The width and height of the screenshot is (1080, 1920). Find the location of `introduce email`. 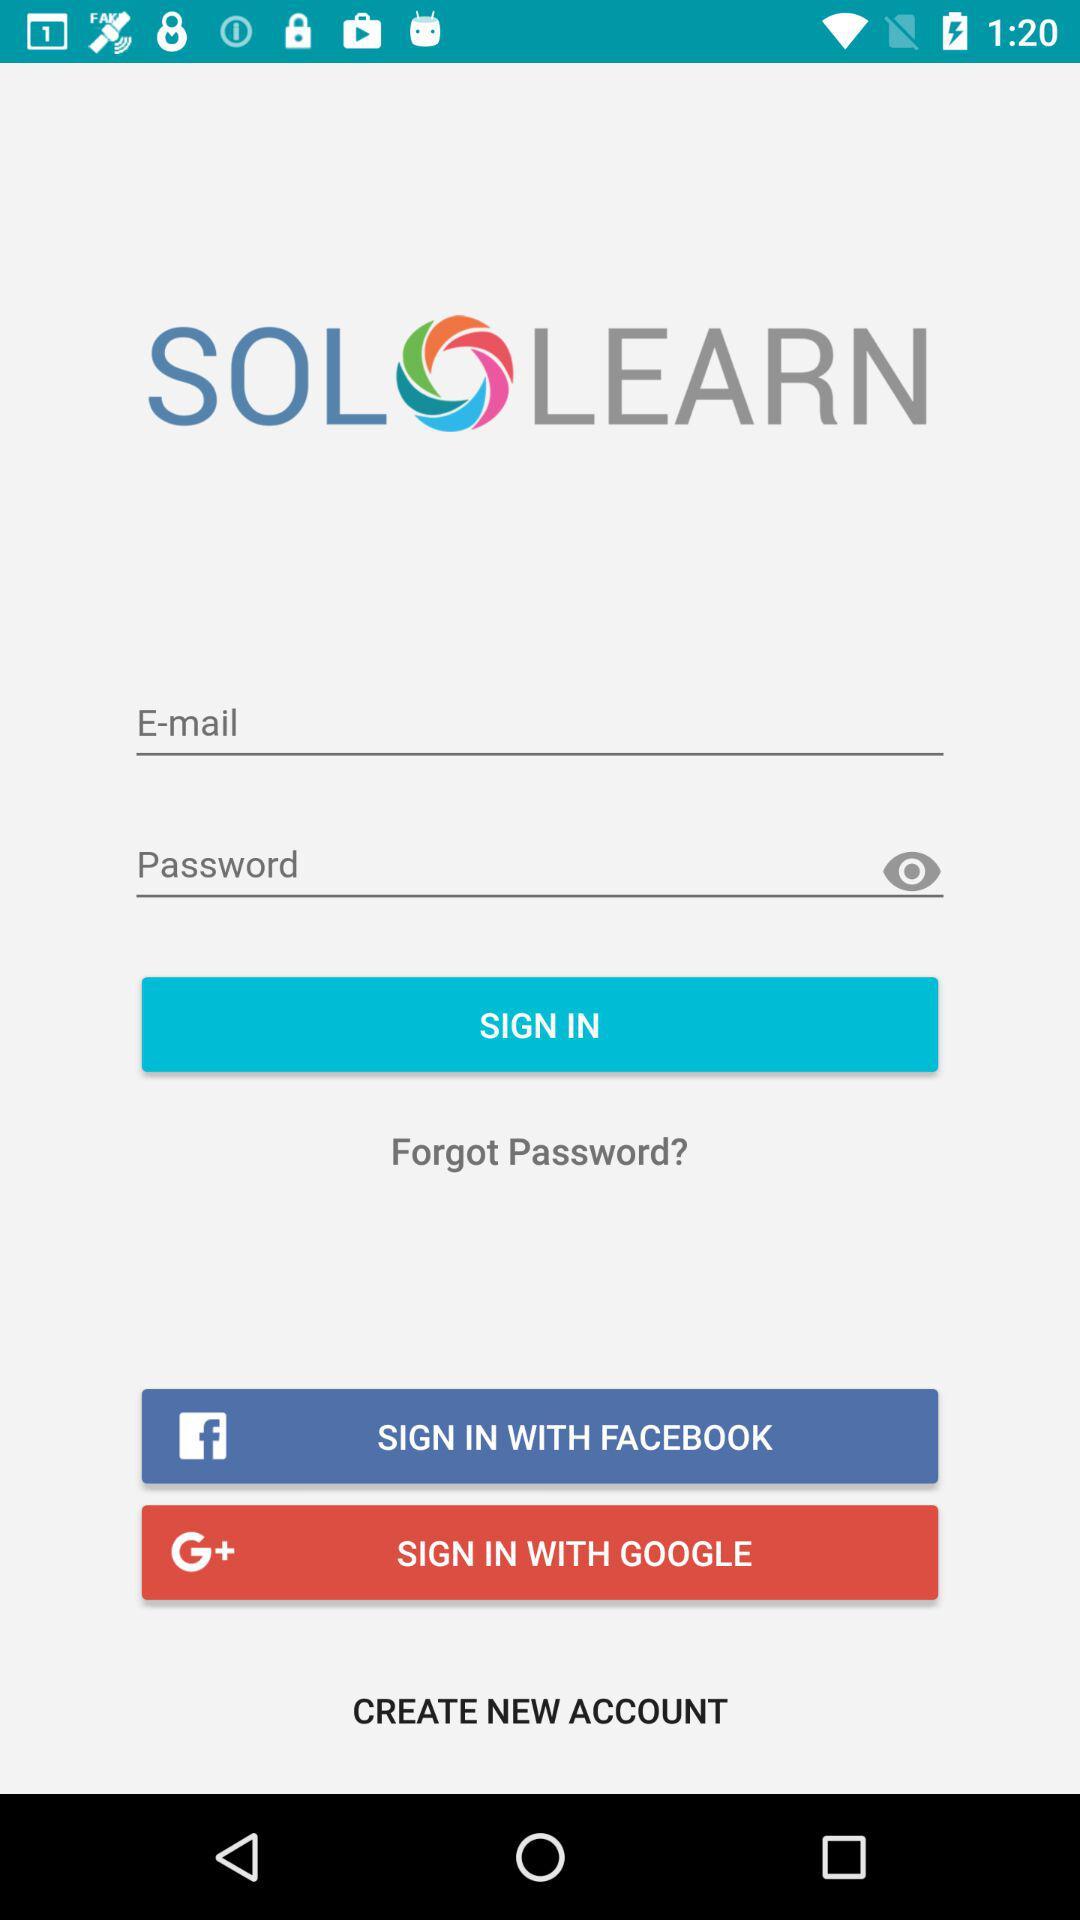

introduce email is located at coordinates (540, 723).